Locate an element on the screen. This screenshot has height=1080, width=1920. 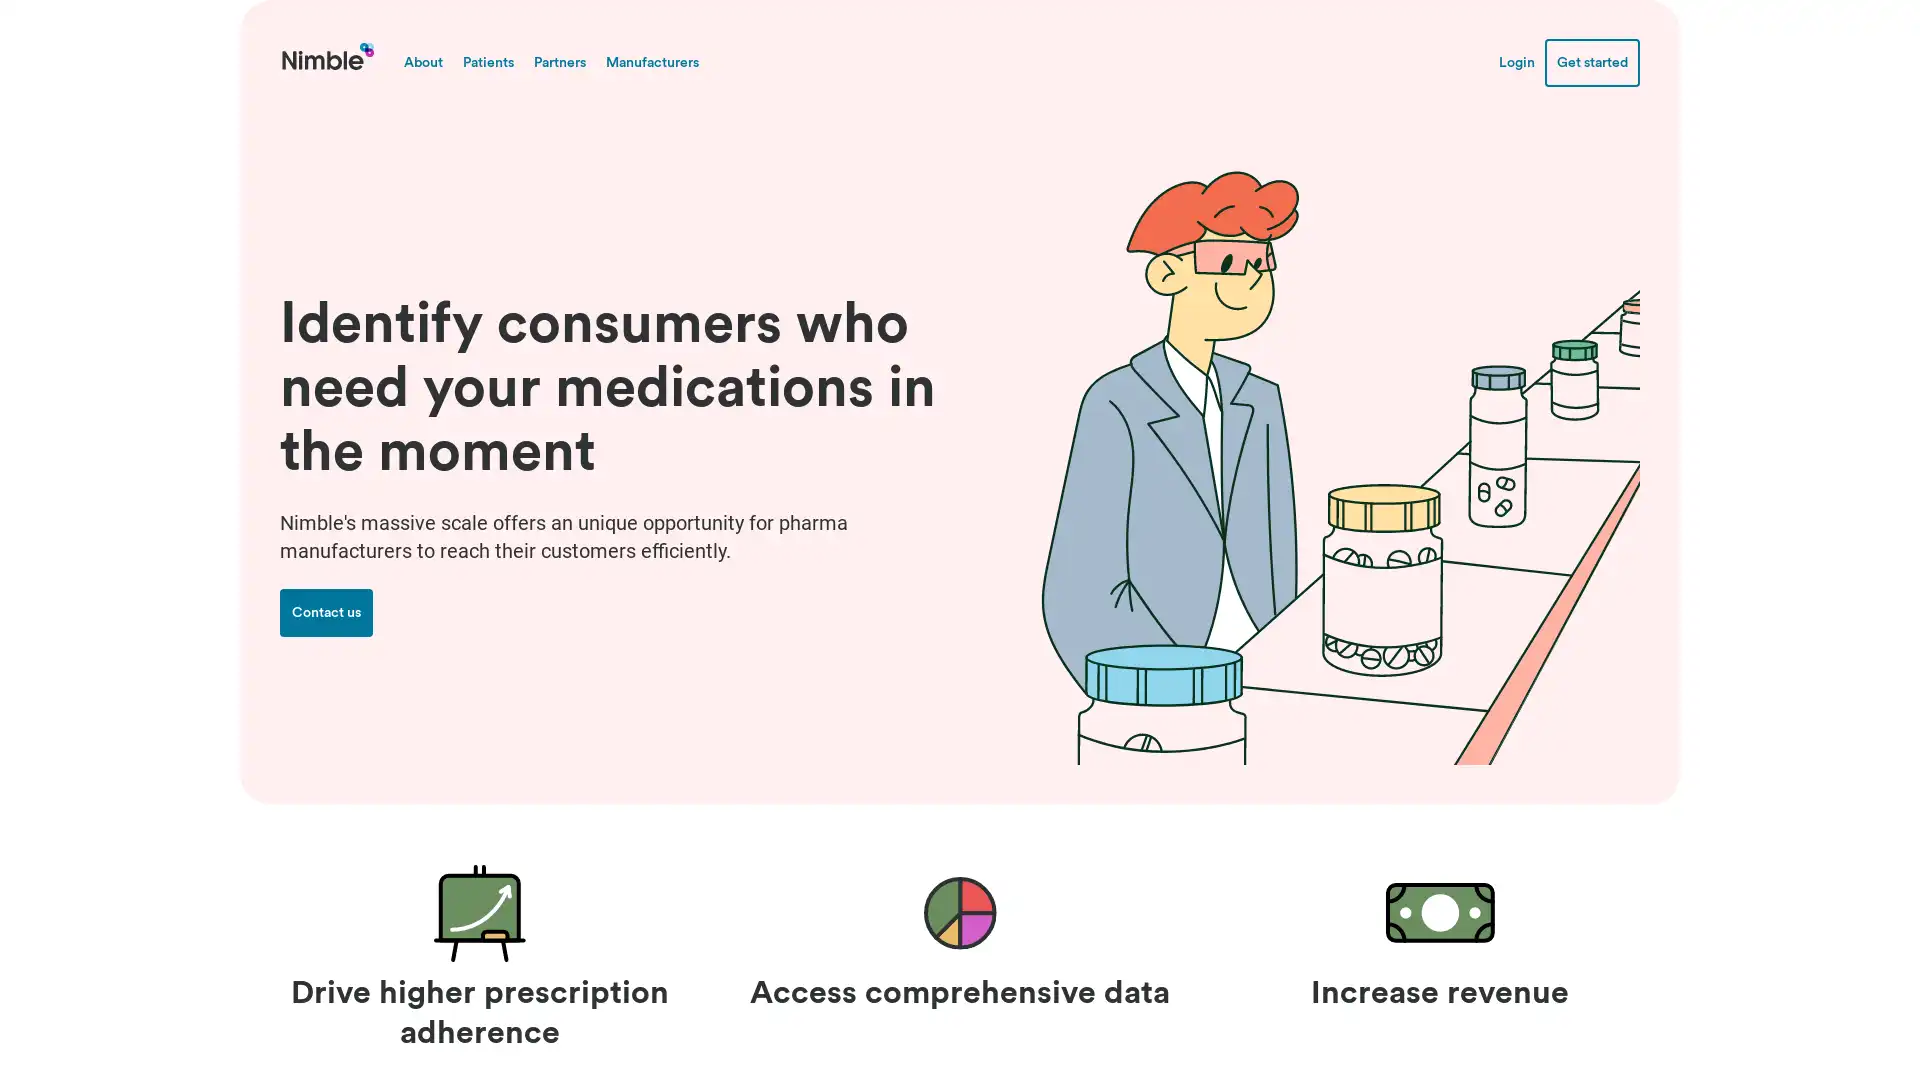
Manufacturers is located at coordinates (652, 60).